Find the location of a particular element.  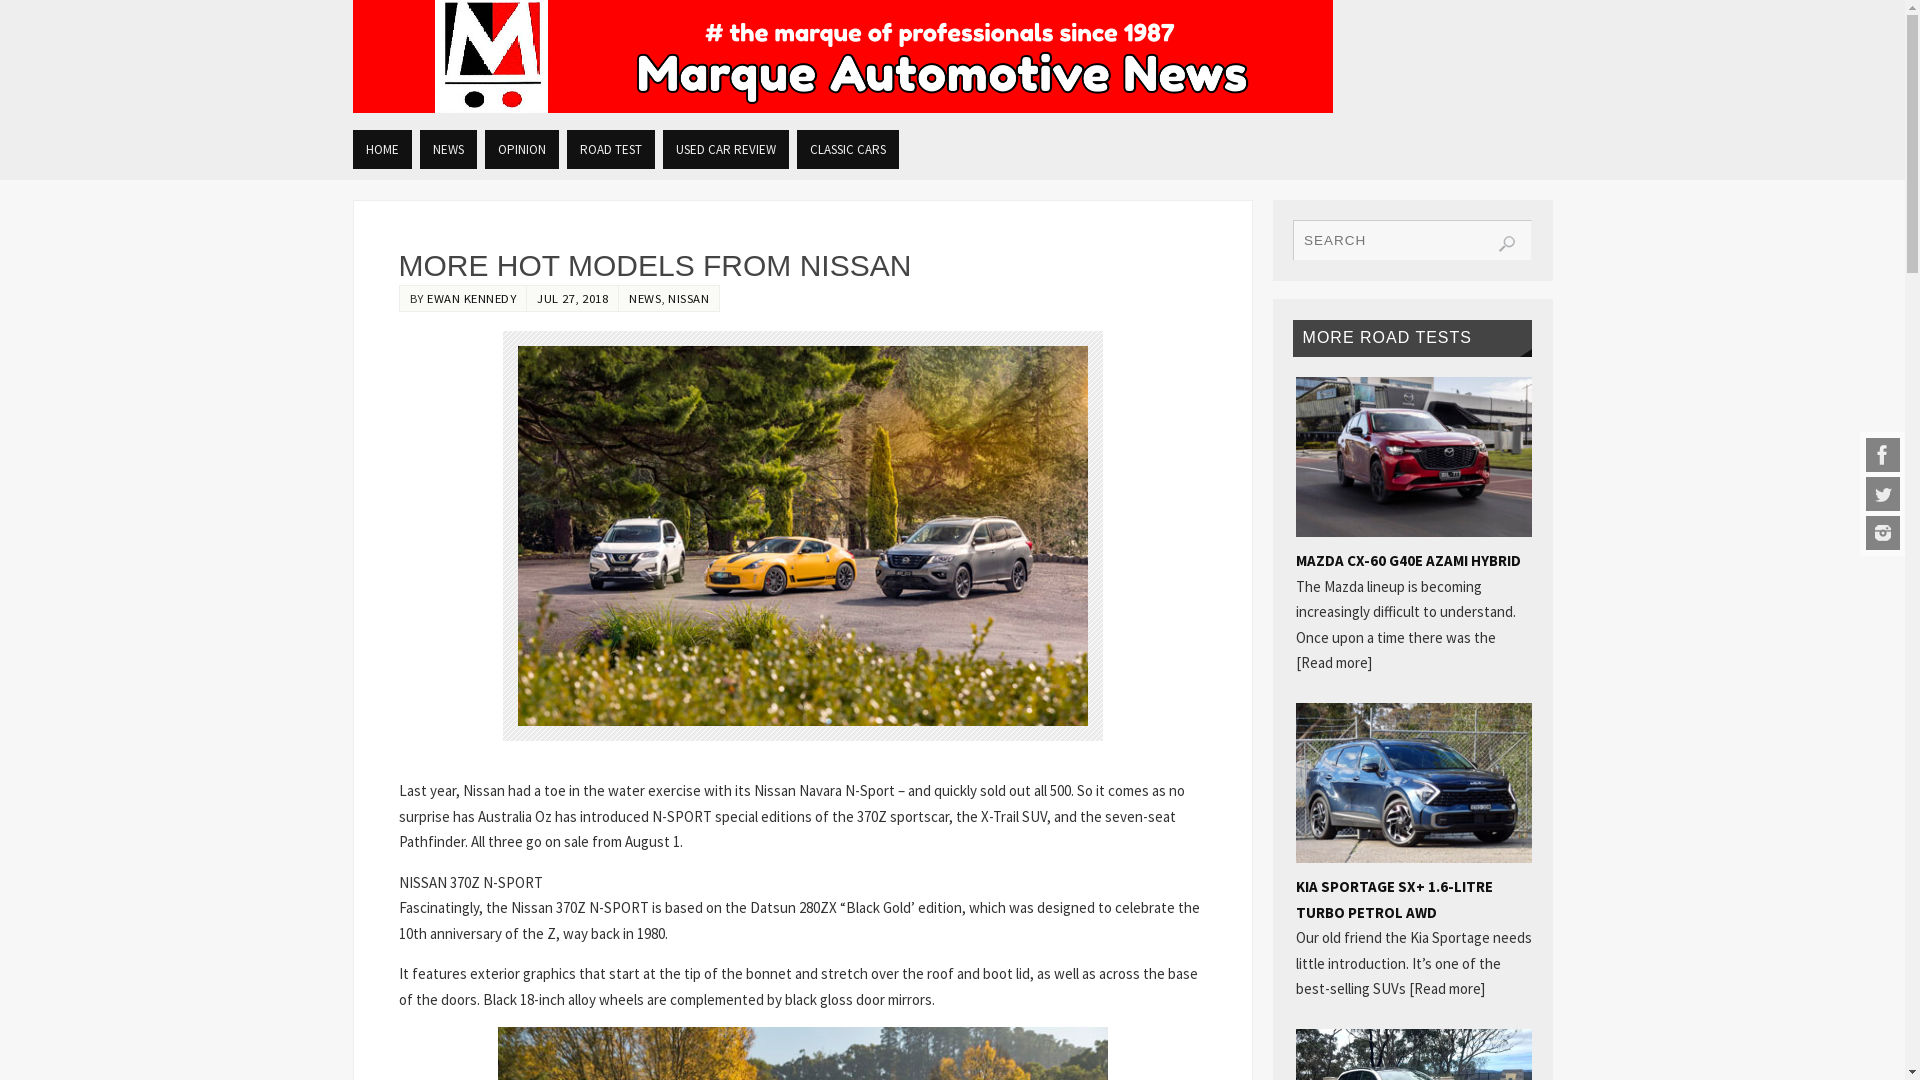

'NEWS' is located at coordinates (447, 148).